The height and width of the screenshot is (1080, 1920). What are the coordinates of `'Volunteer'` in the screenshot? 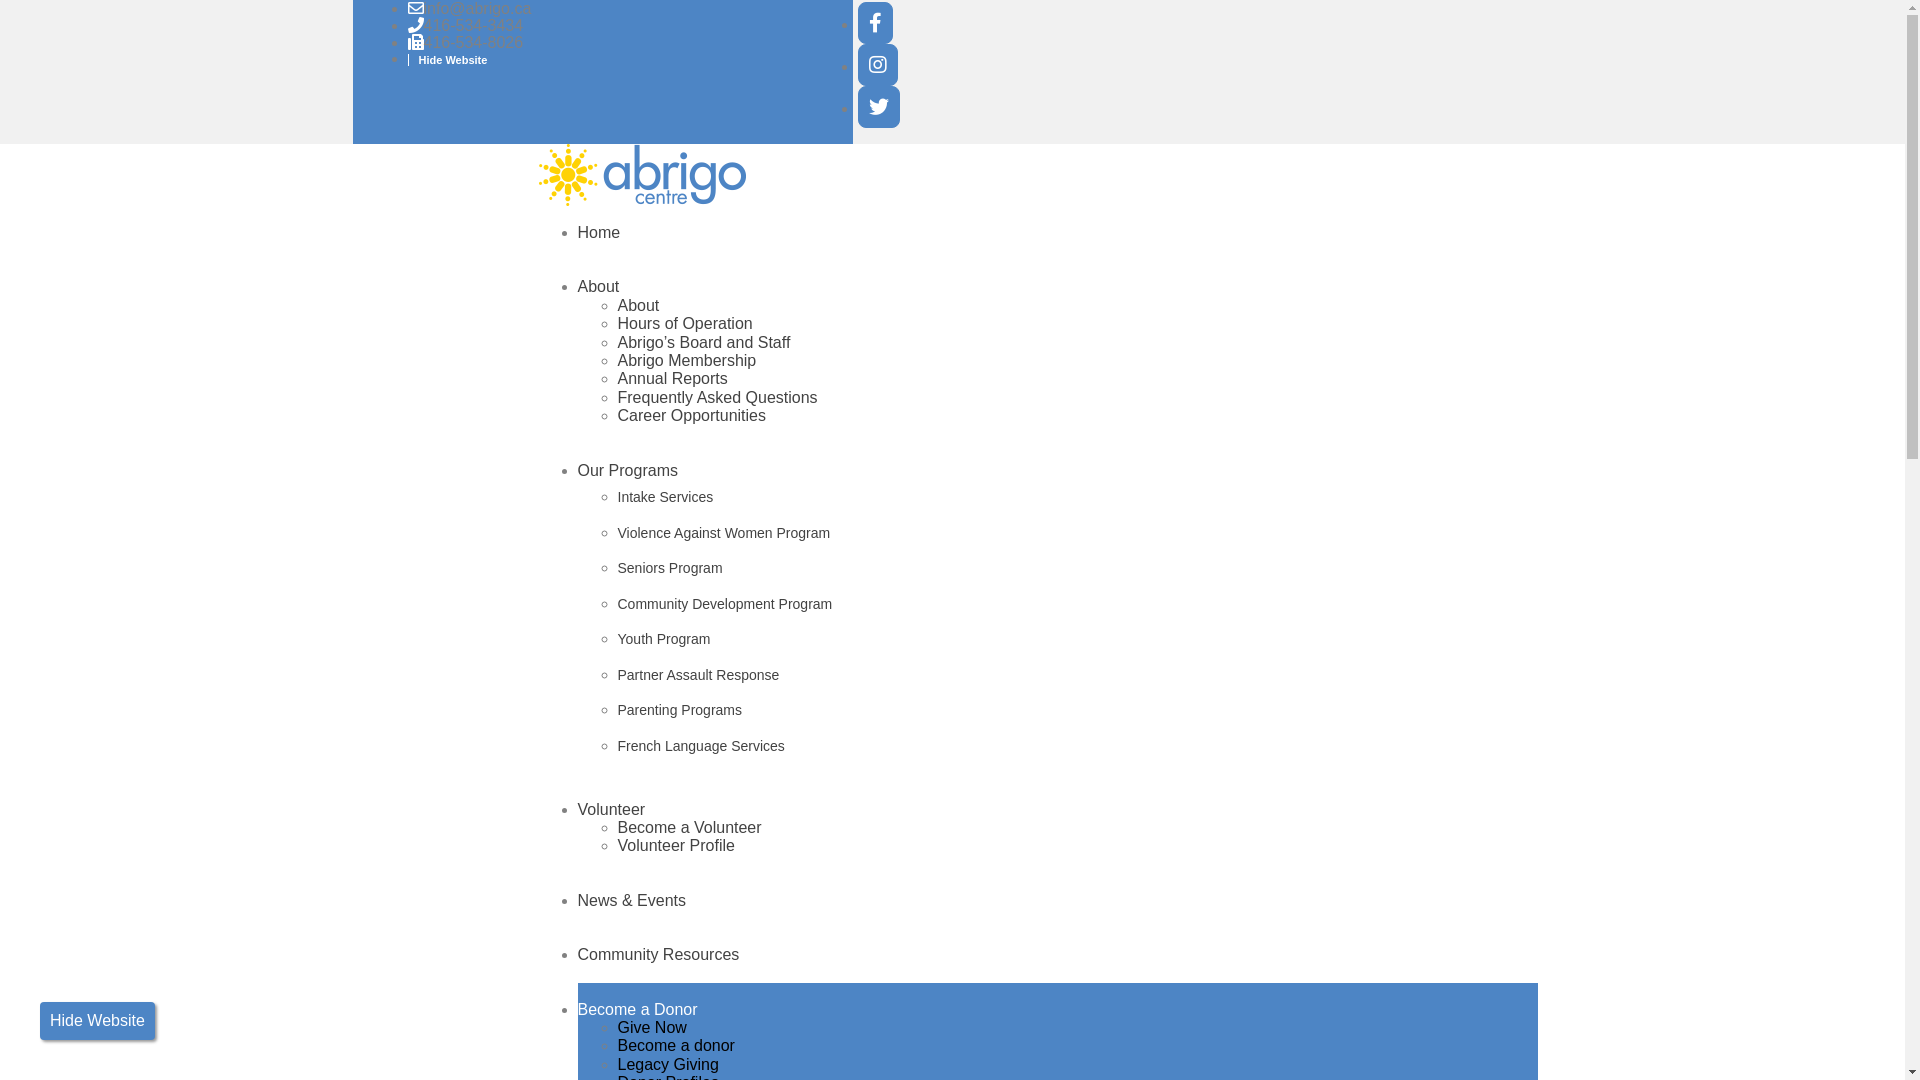 It's located at (610, 808).